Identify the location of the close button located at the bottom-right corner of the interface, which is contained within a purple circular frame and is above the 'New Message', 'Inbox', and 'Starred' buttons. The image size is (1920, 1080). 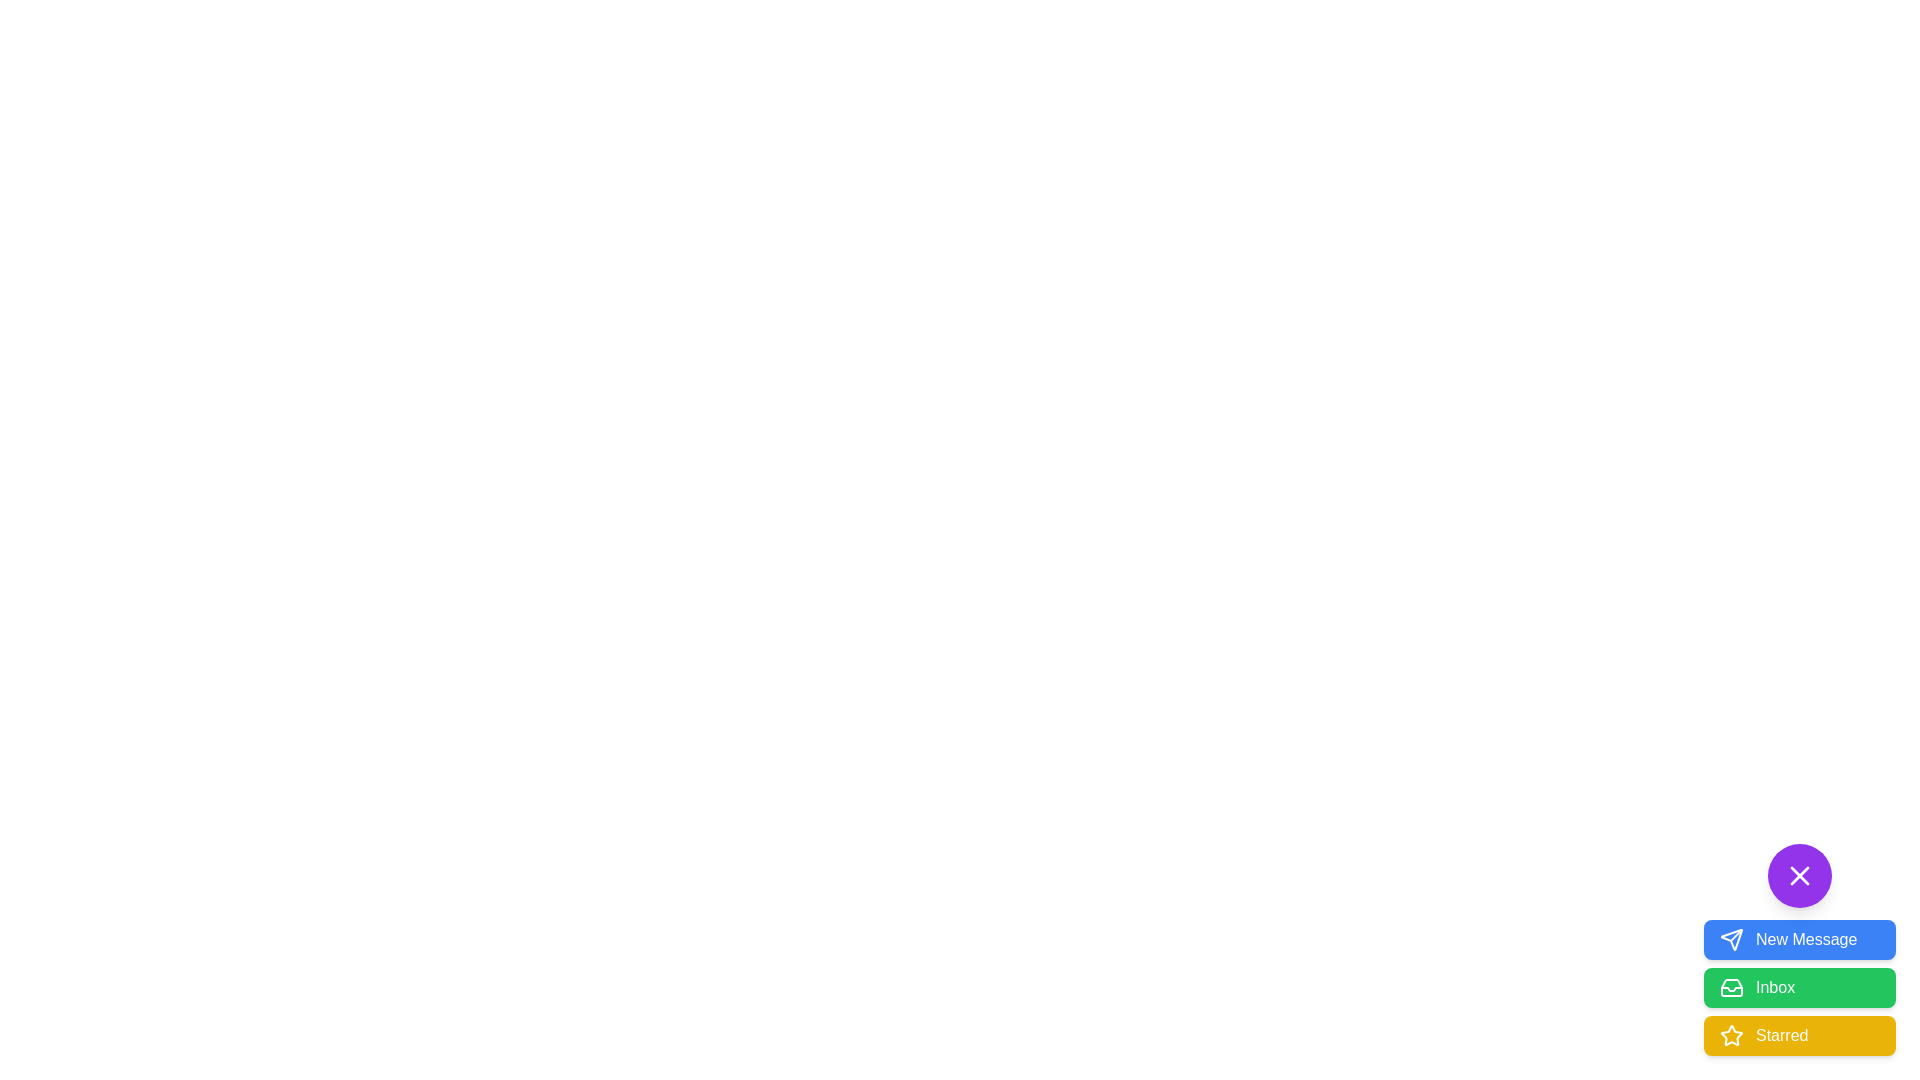
(1800, 874).